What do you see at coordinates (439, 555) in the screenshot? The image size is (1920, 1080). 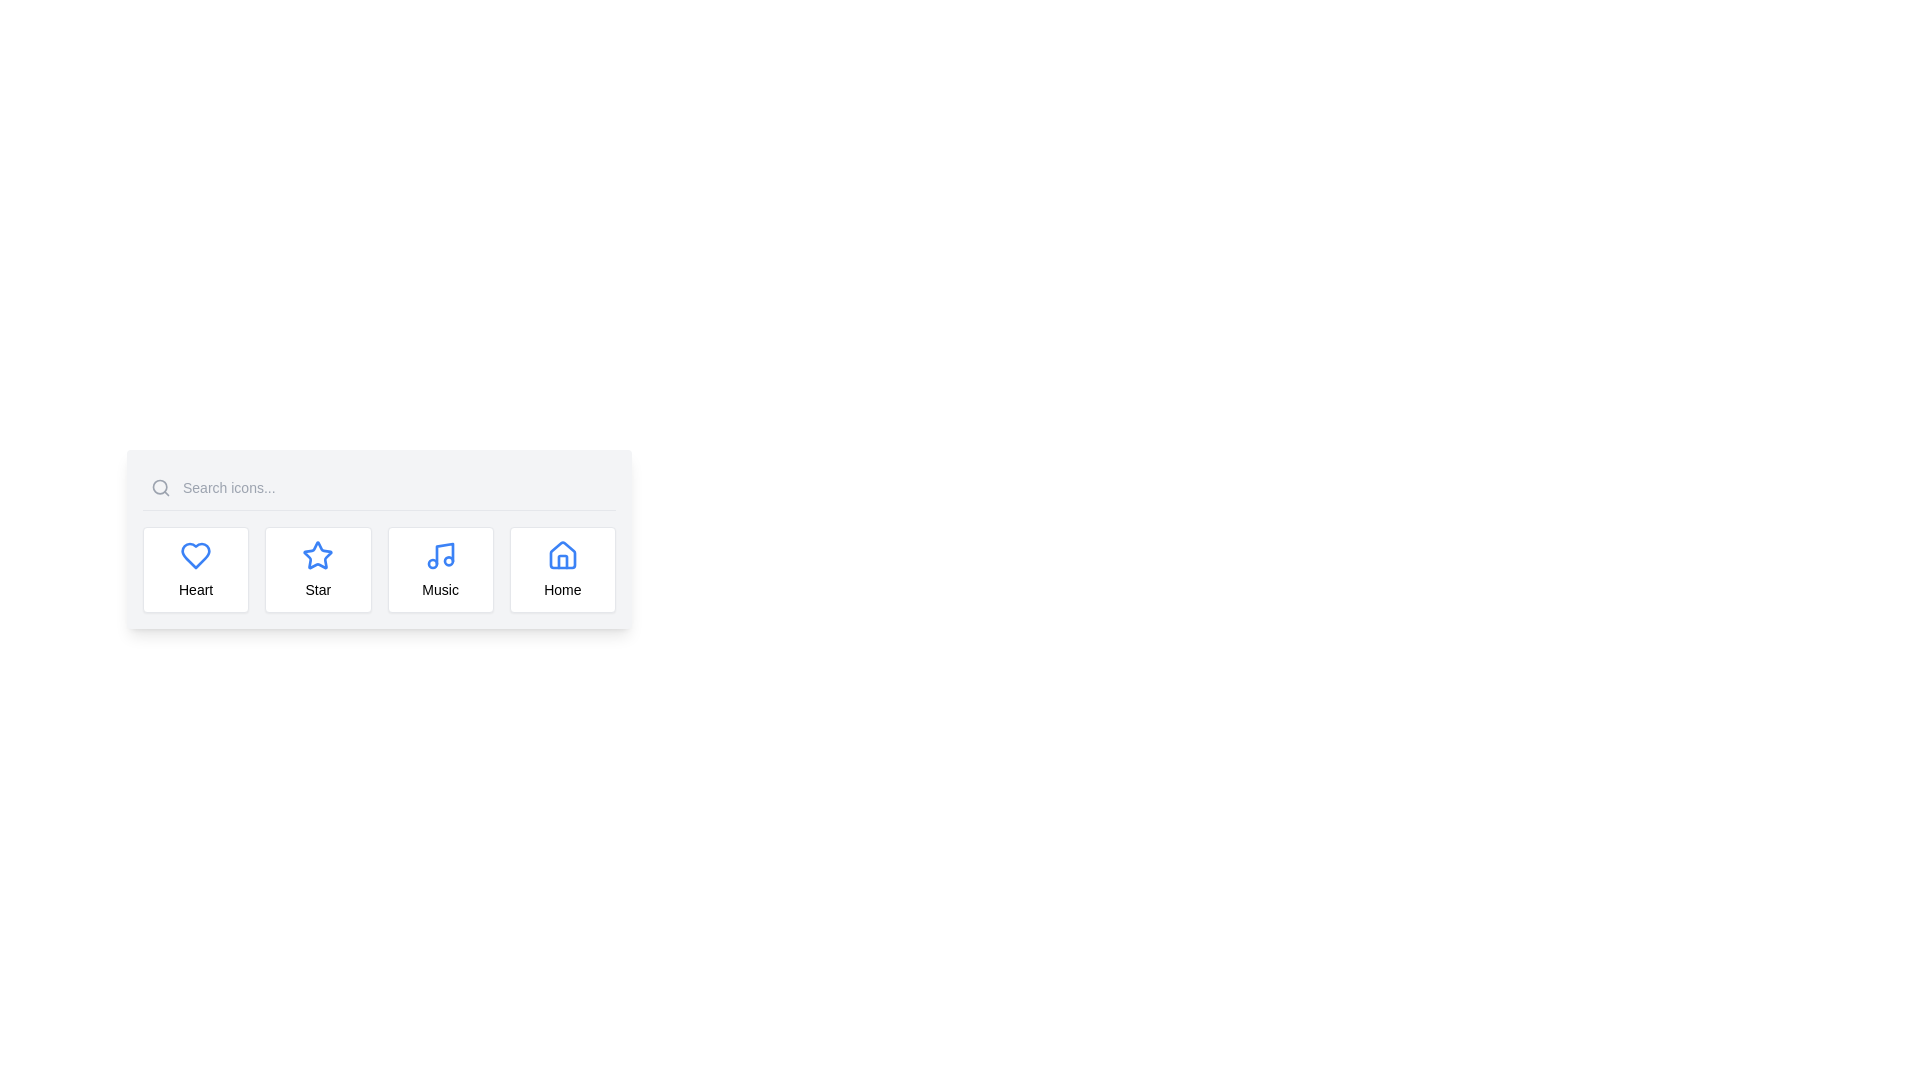 I see `the blue musical note icon, which is the third icon in a menu row, located between the 'Star' and 'Home' icons, contained within the 'Music' card` at bounding box center [439, 555].